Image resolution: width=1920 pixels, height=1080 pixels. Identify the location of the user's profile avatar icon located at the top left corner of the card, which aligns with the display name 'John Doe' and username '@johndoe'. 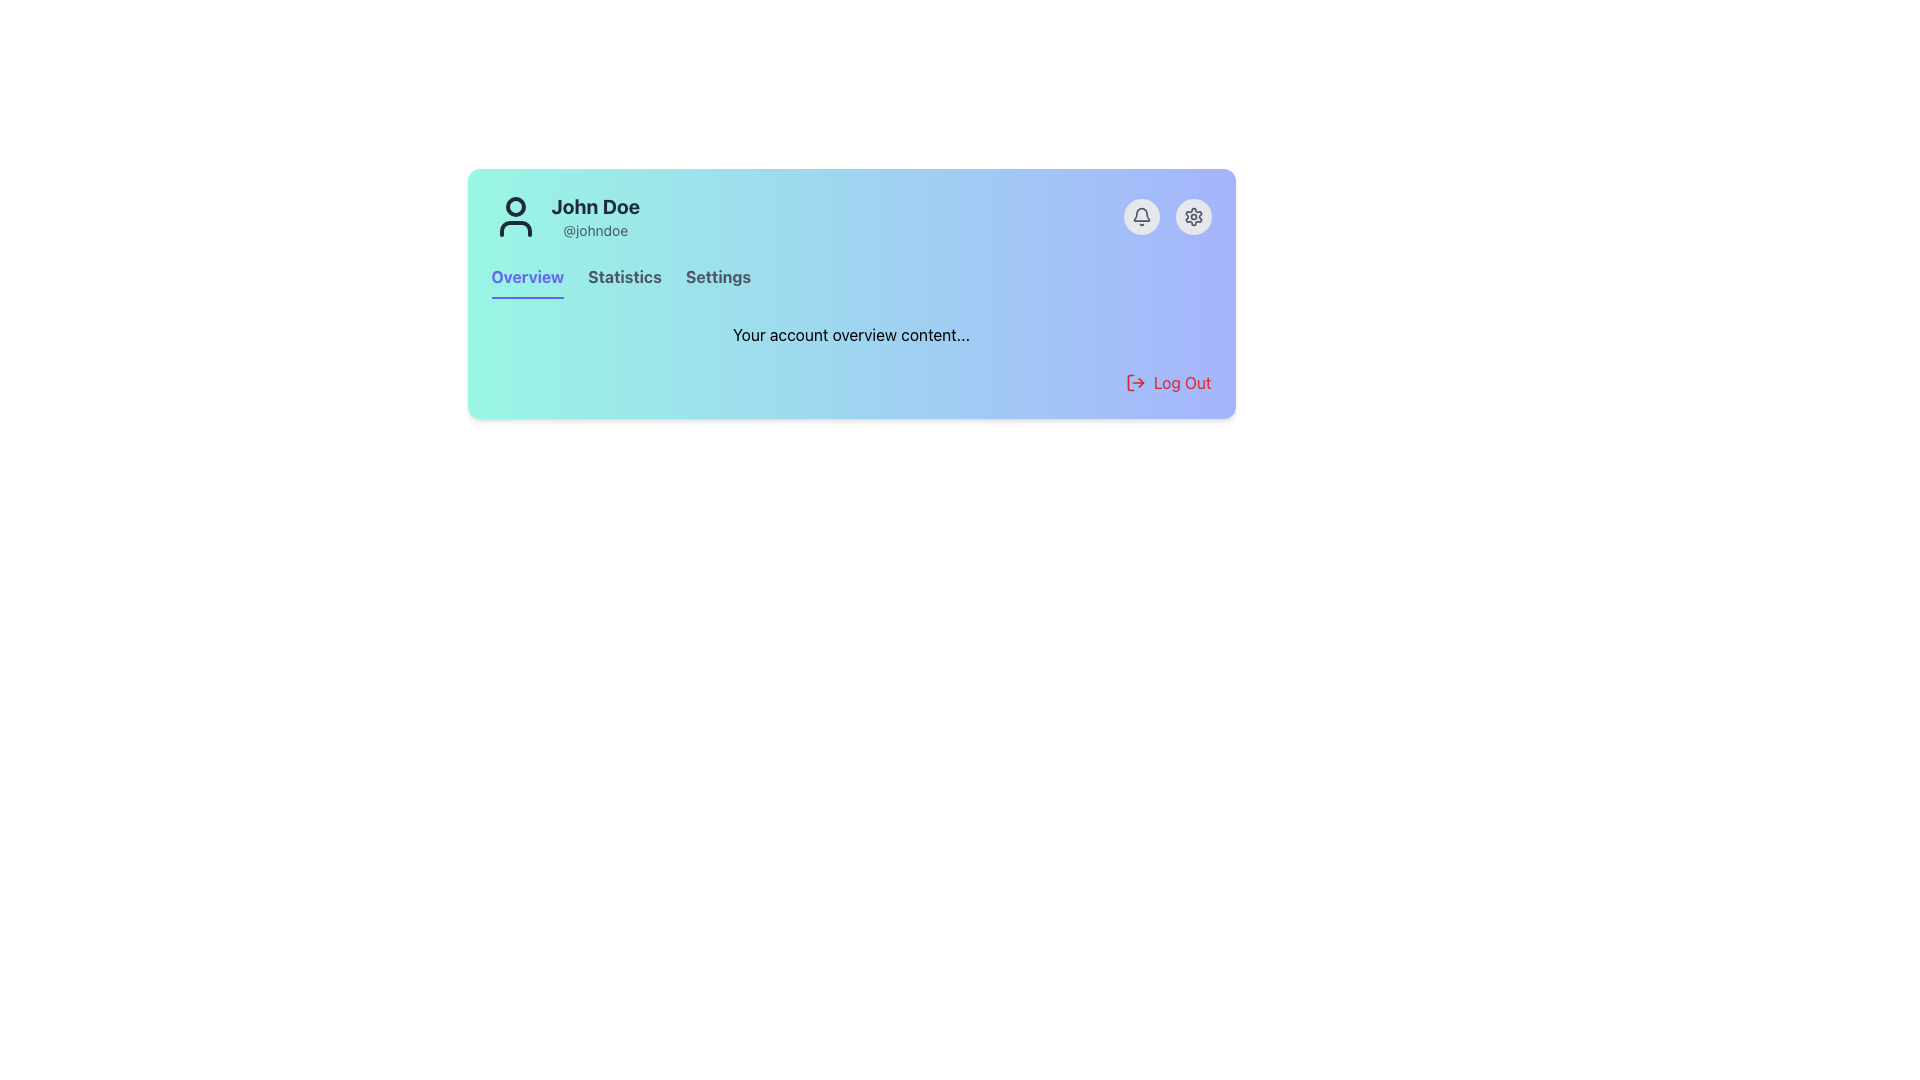
(515, 216).